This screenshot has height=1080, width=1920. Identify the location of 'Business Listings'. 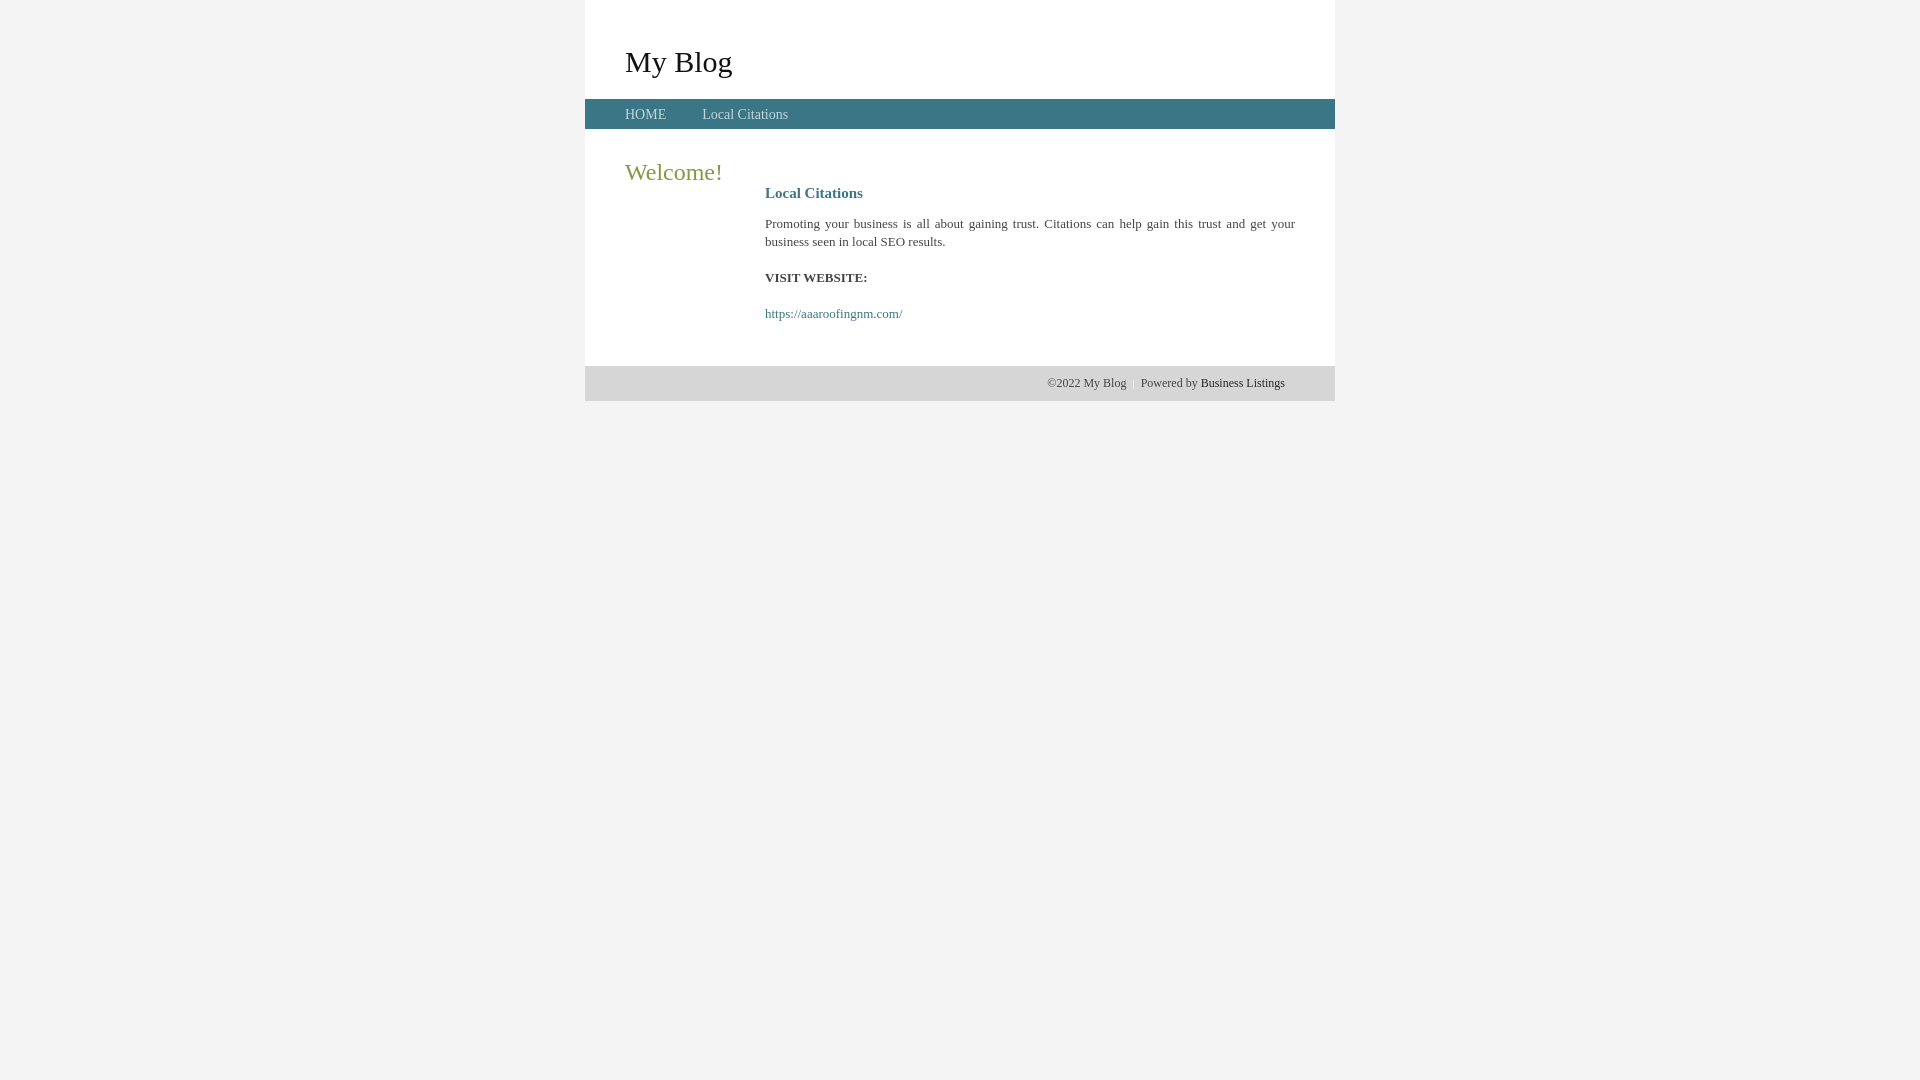
(1242, 382).